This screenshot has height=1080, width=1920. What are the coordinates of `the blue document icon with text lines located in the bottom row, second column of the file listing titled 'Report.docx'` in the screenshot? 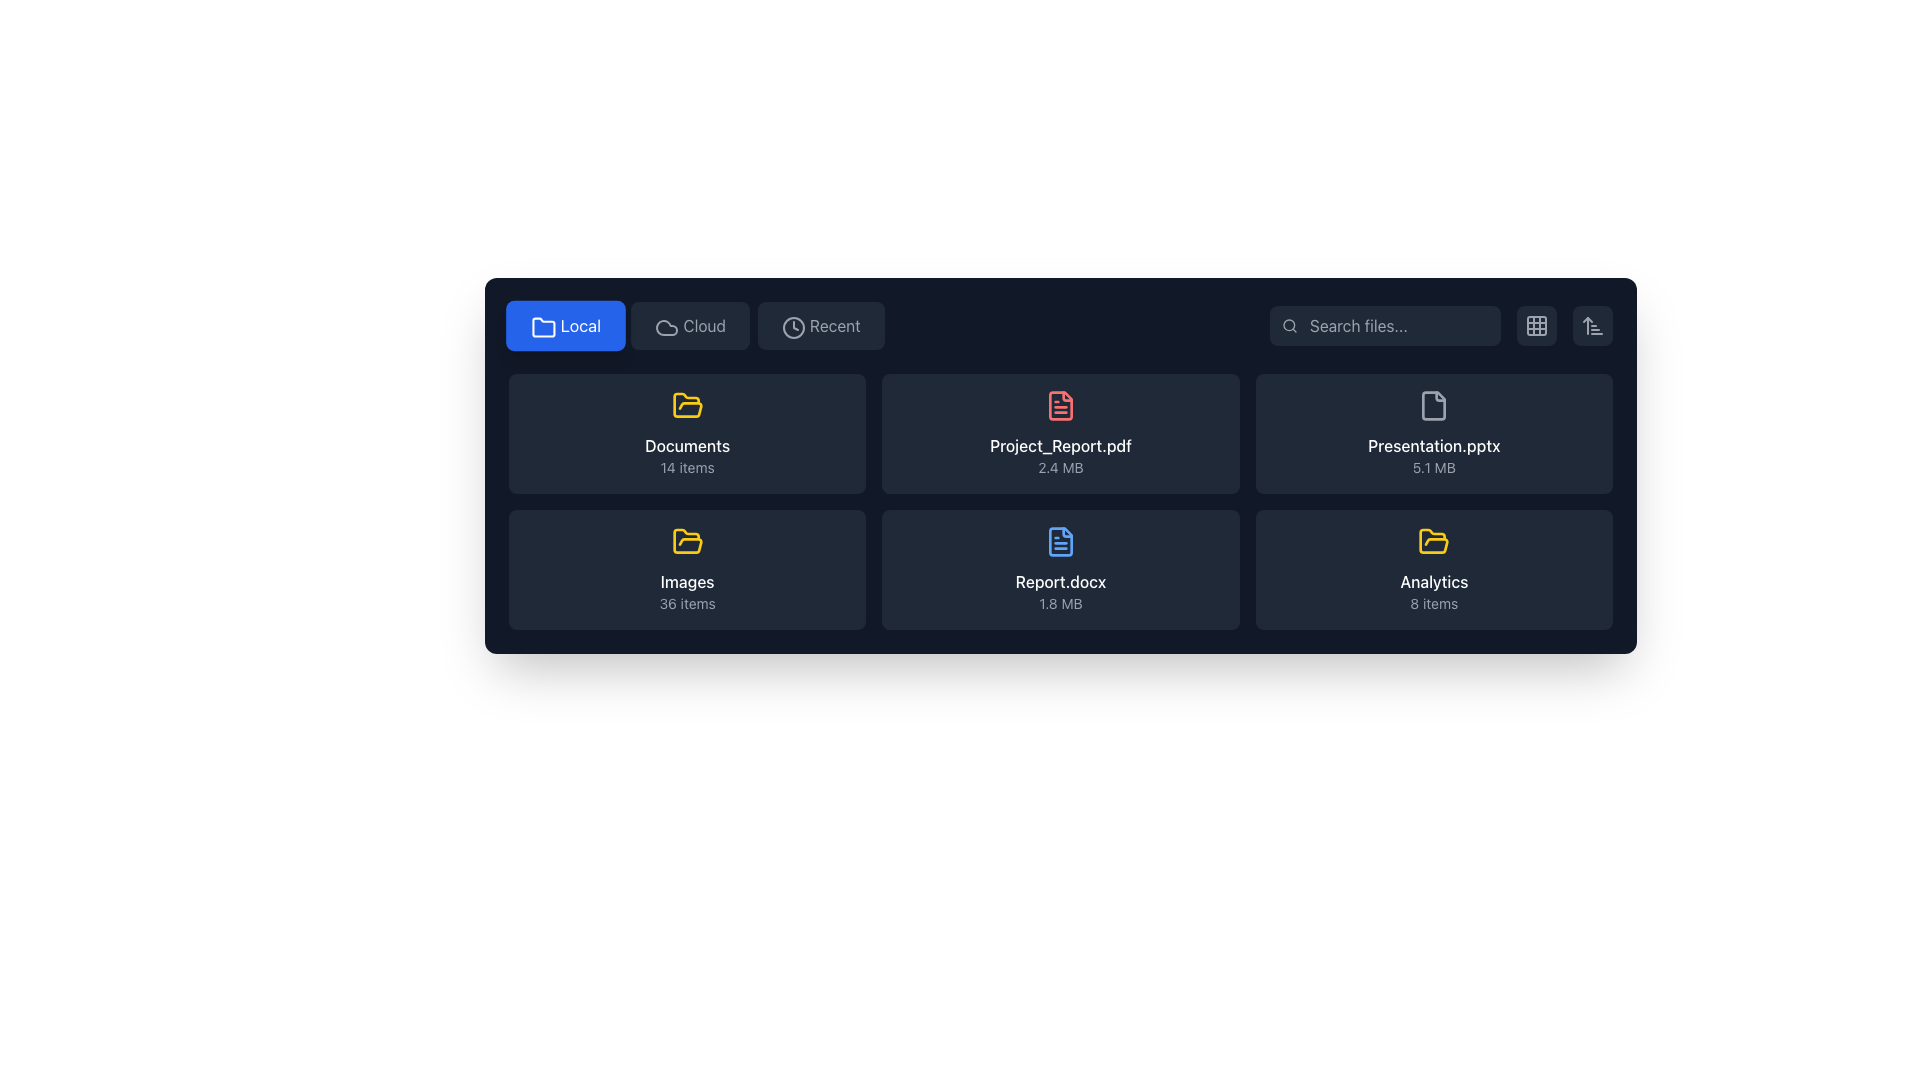 It's located at (1059, 542).